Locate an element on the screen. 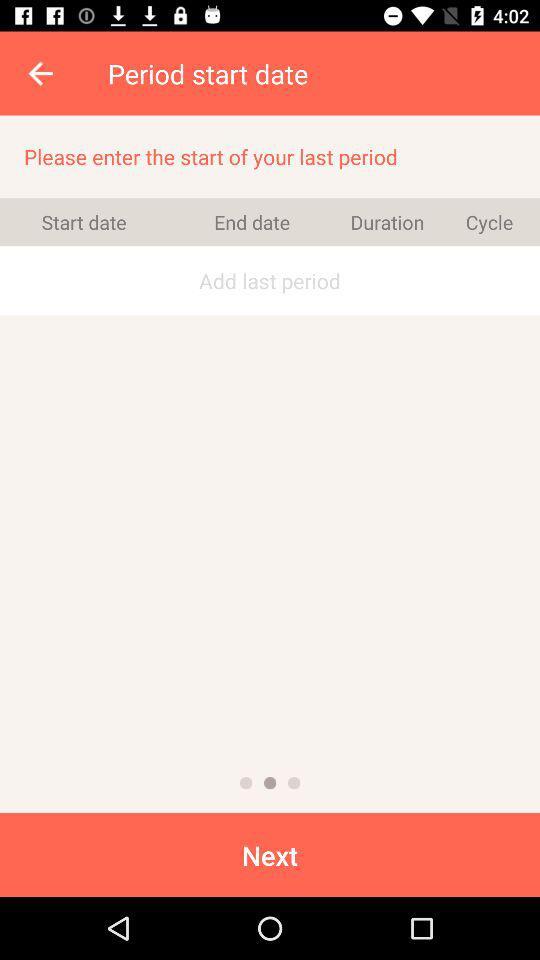  the item below the add last period item is located at coordinates (246, 783).